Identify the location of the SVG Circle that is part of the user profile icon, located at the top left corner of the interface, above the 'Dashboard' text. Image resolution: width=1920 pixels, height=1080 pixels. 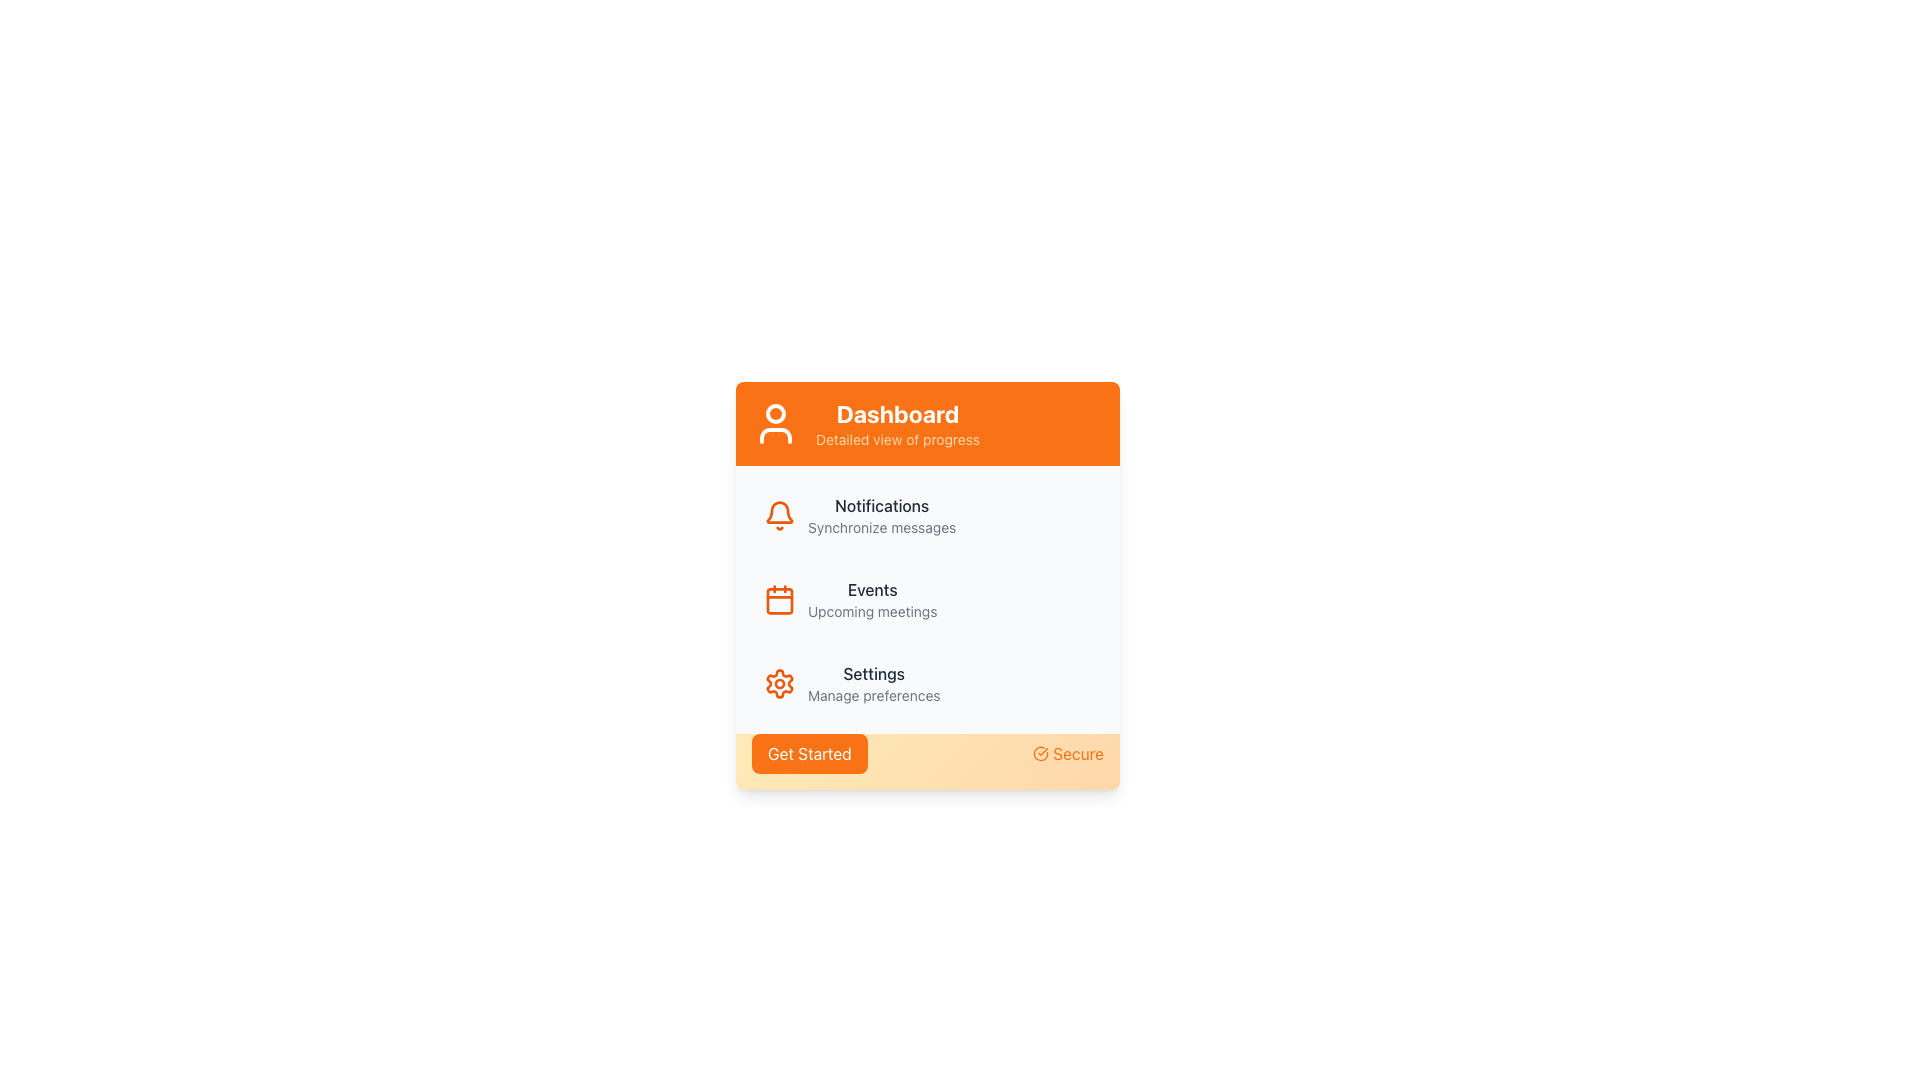
(775, 412).